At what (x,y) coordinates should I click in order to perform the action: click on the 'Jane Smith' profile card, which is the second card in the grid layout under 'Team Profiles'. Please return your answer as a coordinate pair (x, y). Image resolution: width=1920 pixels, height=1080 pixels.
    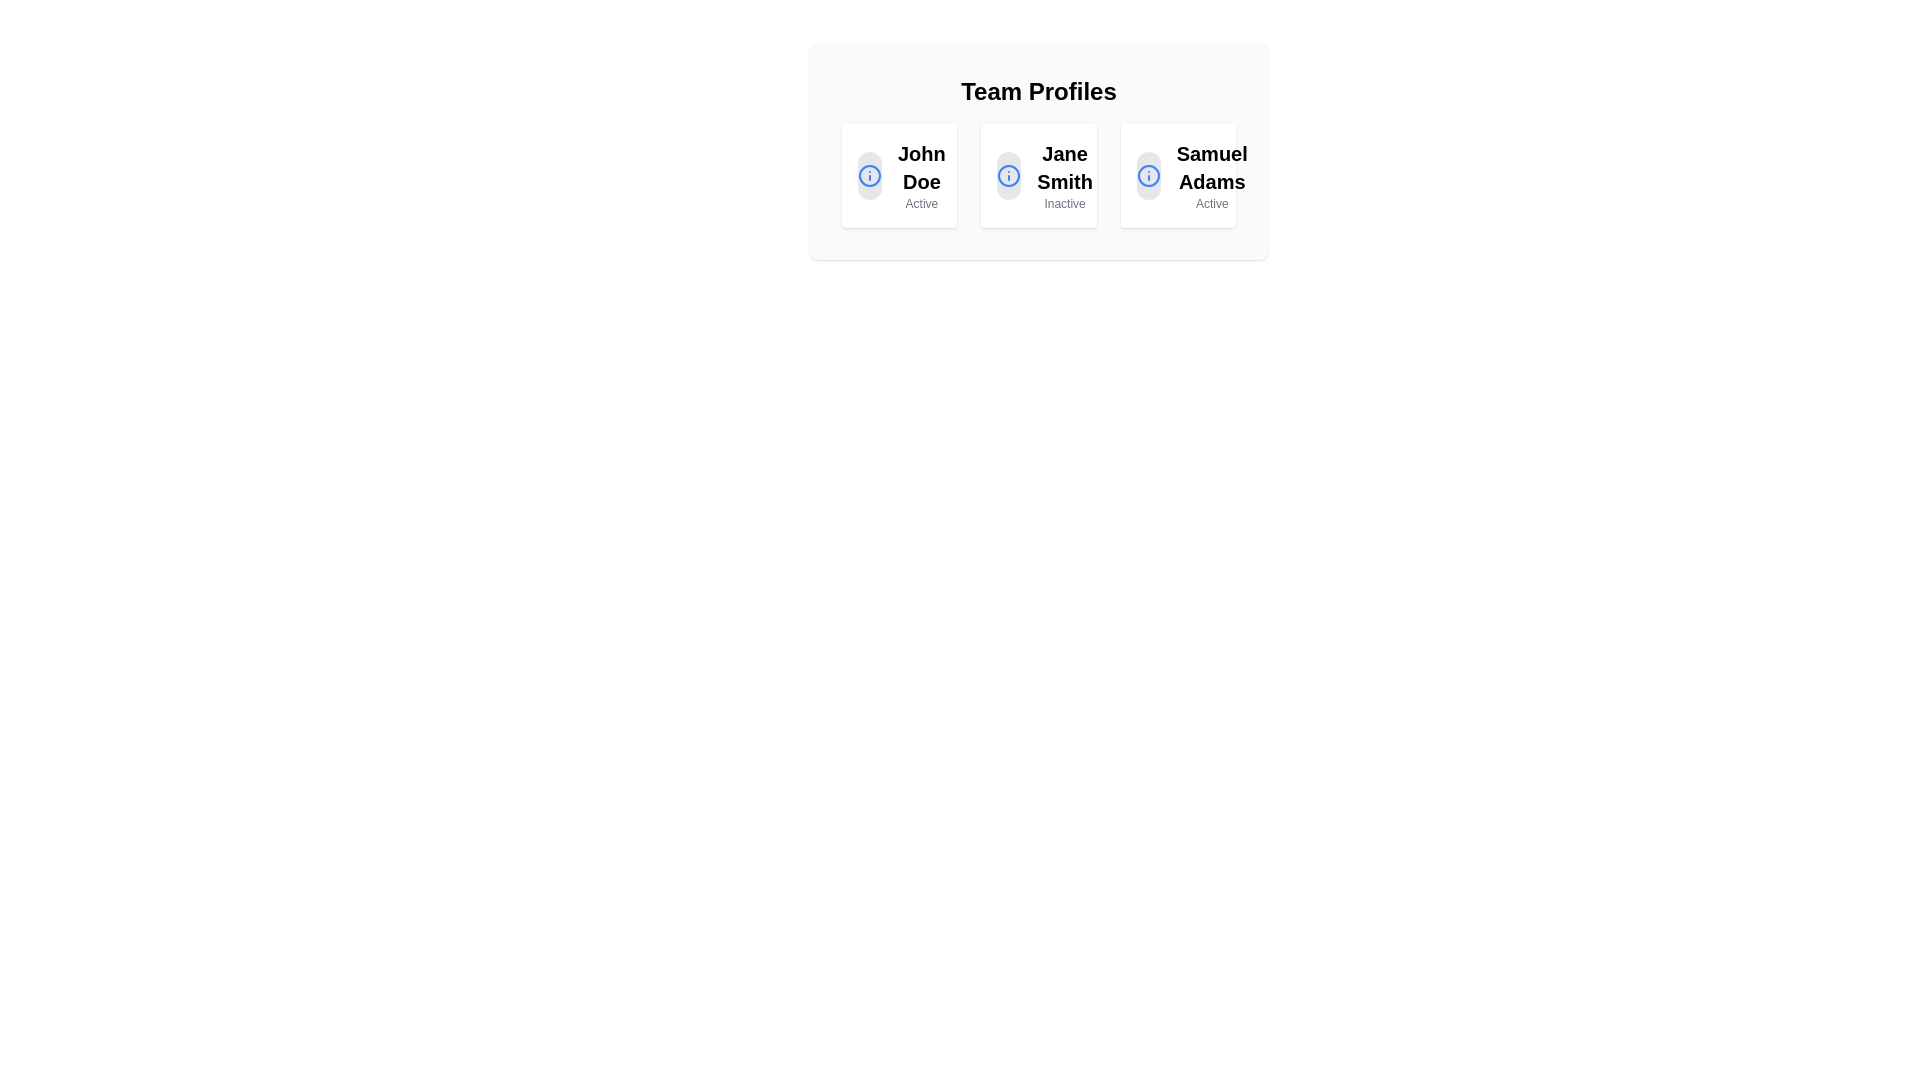
    Looking at the image, I should click on (1038, 150).